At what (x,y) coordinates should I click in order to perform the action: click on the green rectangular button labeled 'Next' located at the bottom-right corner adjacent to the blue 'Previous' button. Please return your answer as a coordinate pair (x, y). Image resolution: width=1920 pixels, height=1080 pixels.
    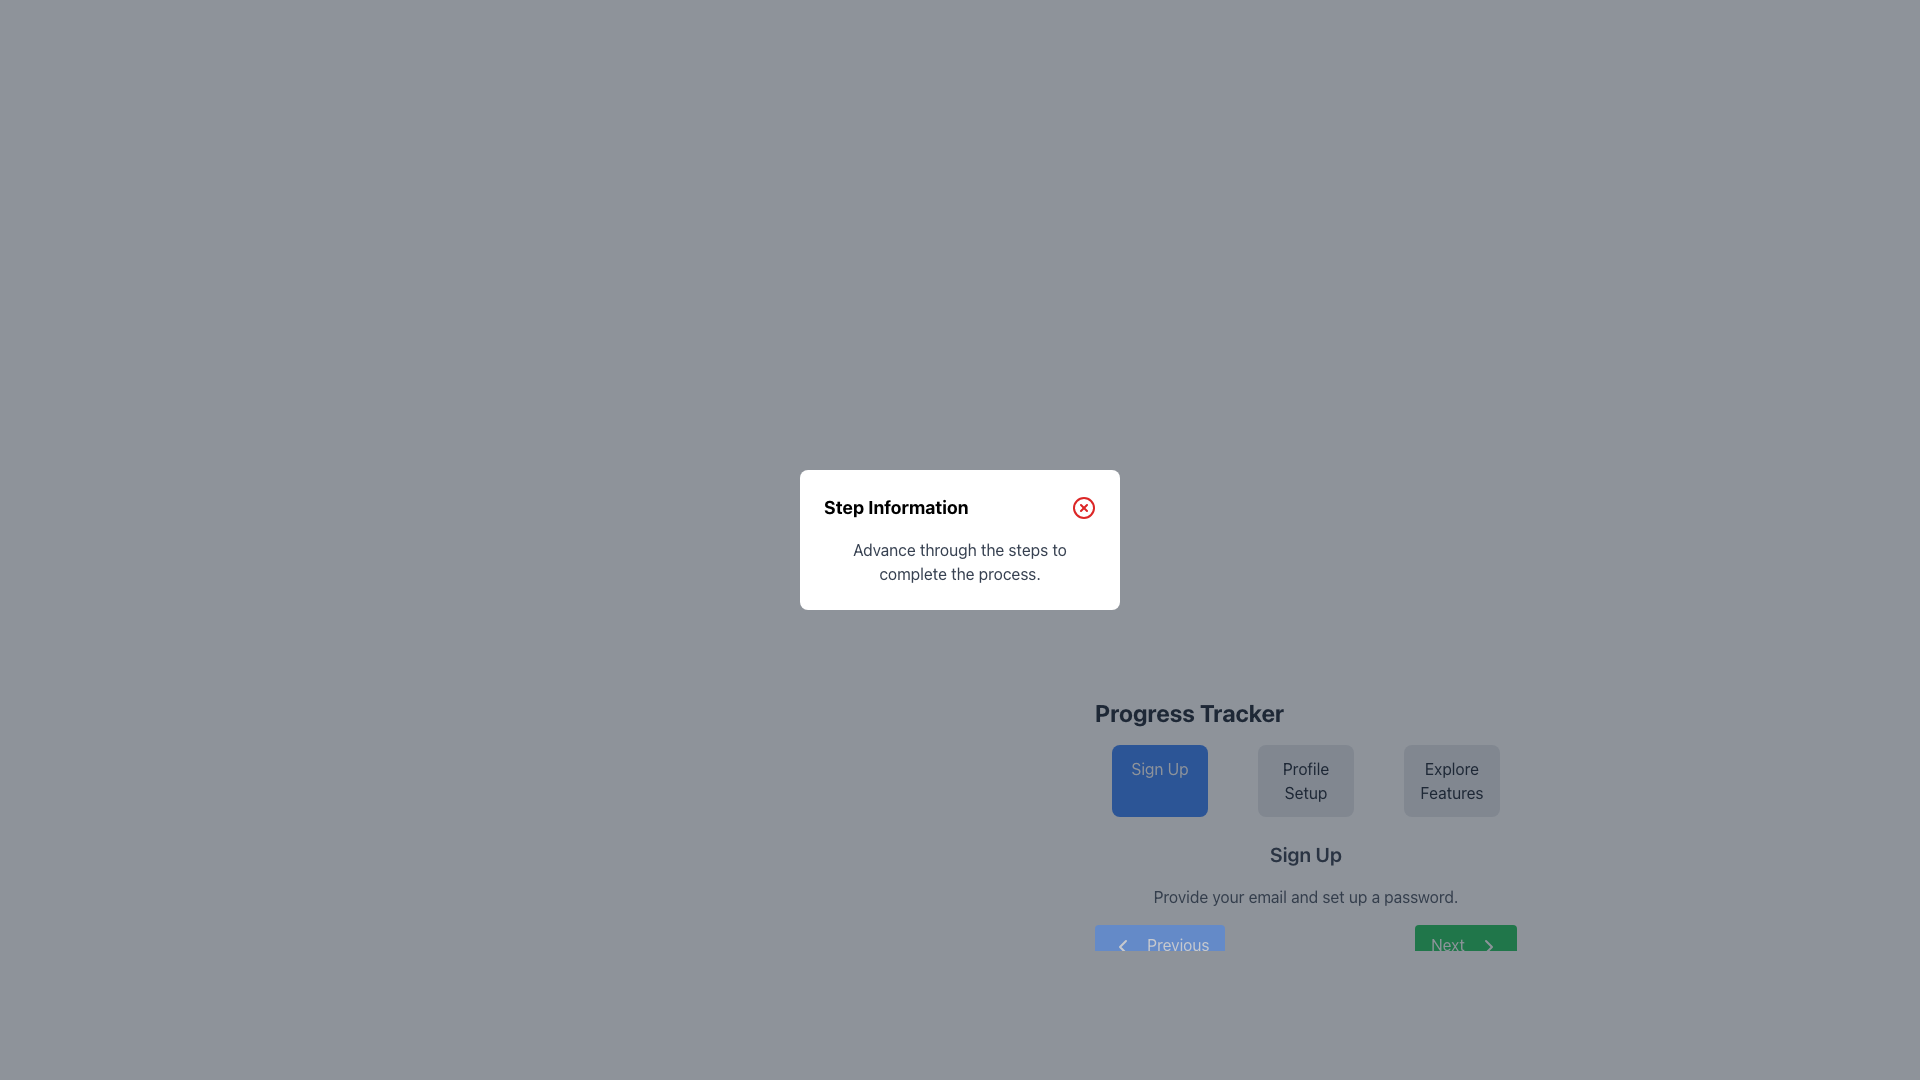
    Looking at the image, I should click on (1466, 945).